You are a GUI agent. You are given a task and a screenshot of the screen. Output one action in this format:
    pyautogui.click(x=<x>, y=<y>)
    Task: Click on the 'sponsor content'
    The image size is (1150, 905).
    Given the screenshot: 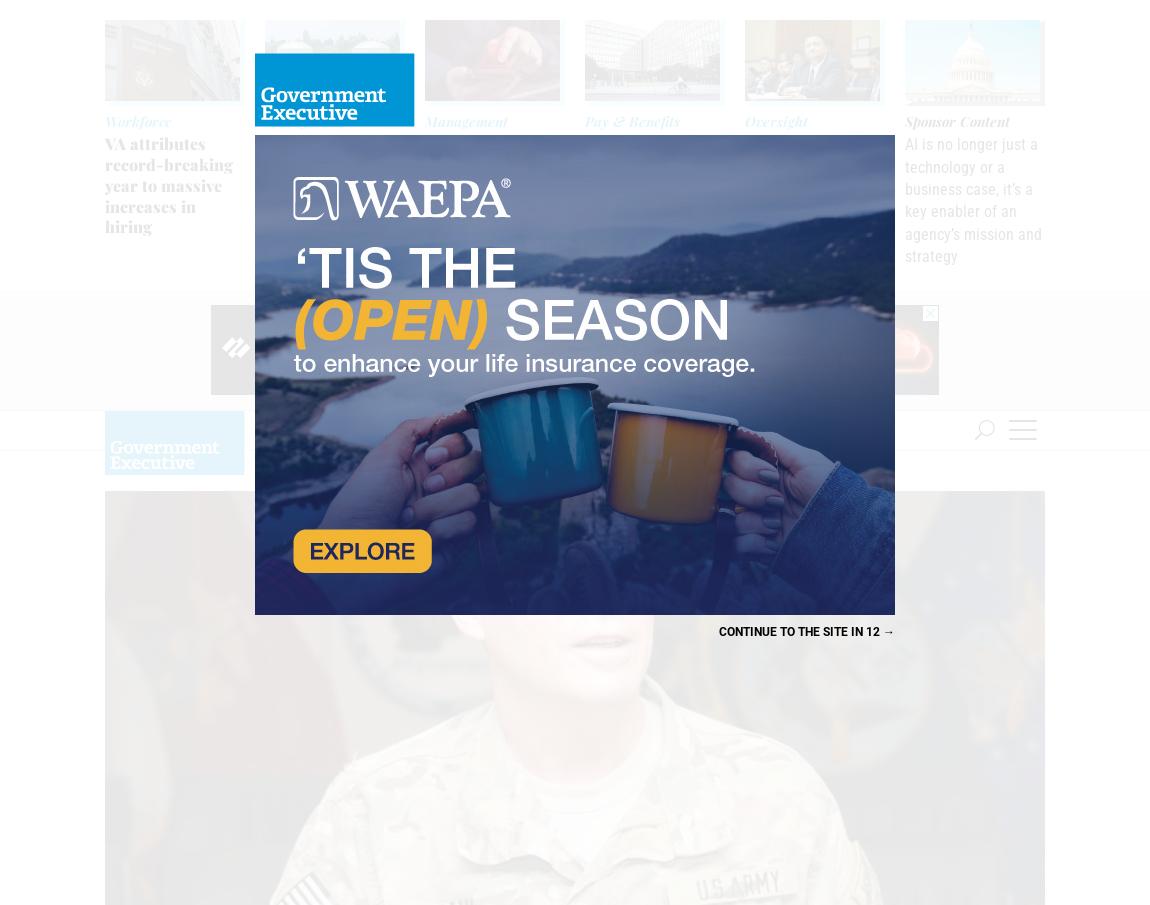 What is the action you would take?
    pyautogui.click(x=904, y=120)
    